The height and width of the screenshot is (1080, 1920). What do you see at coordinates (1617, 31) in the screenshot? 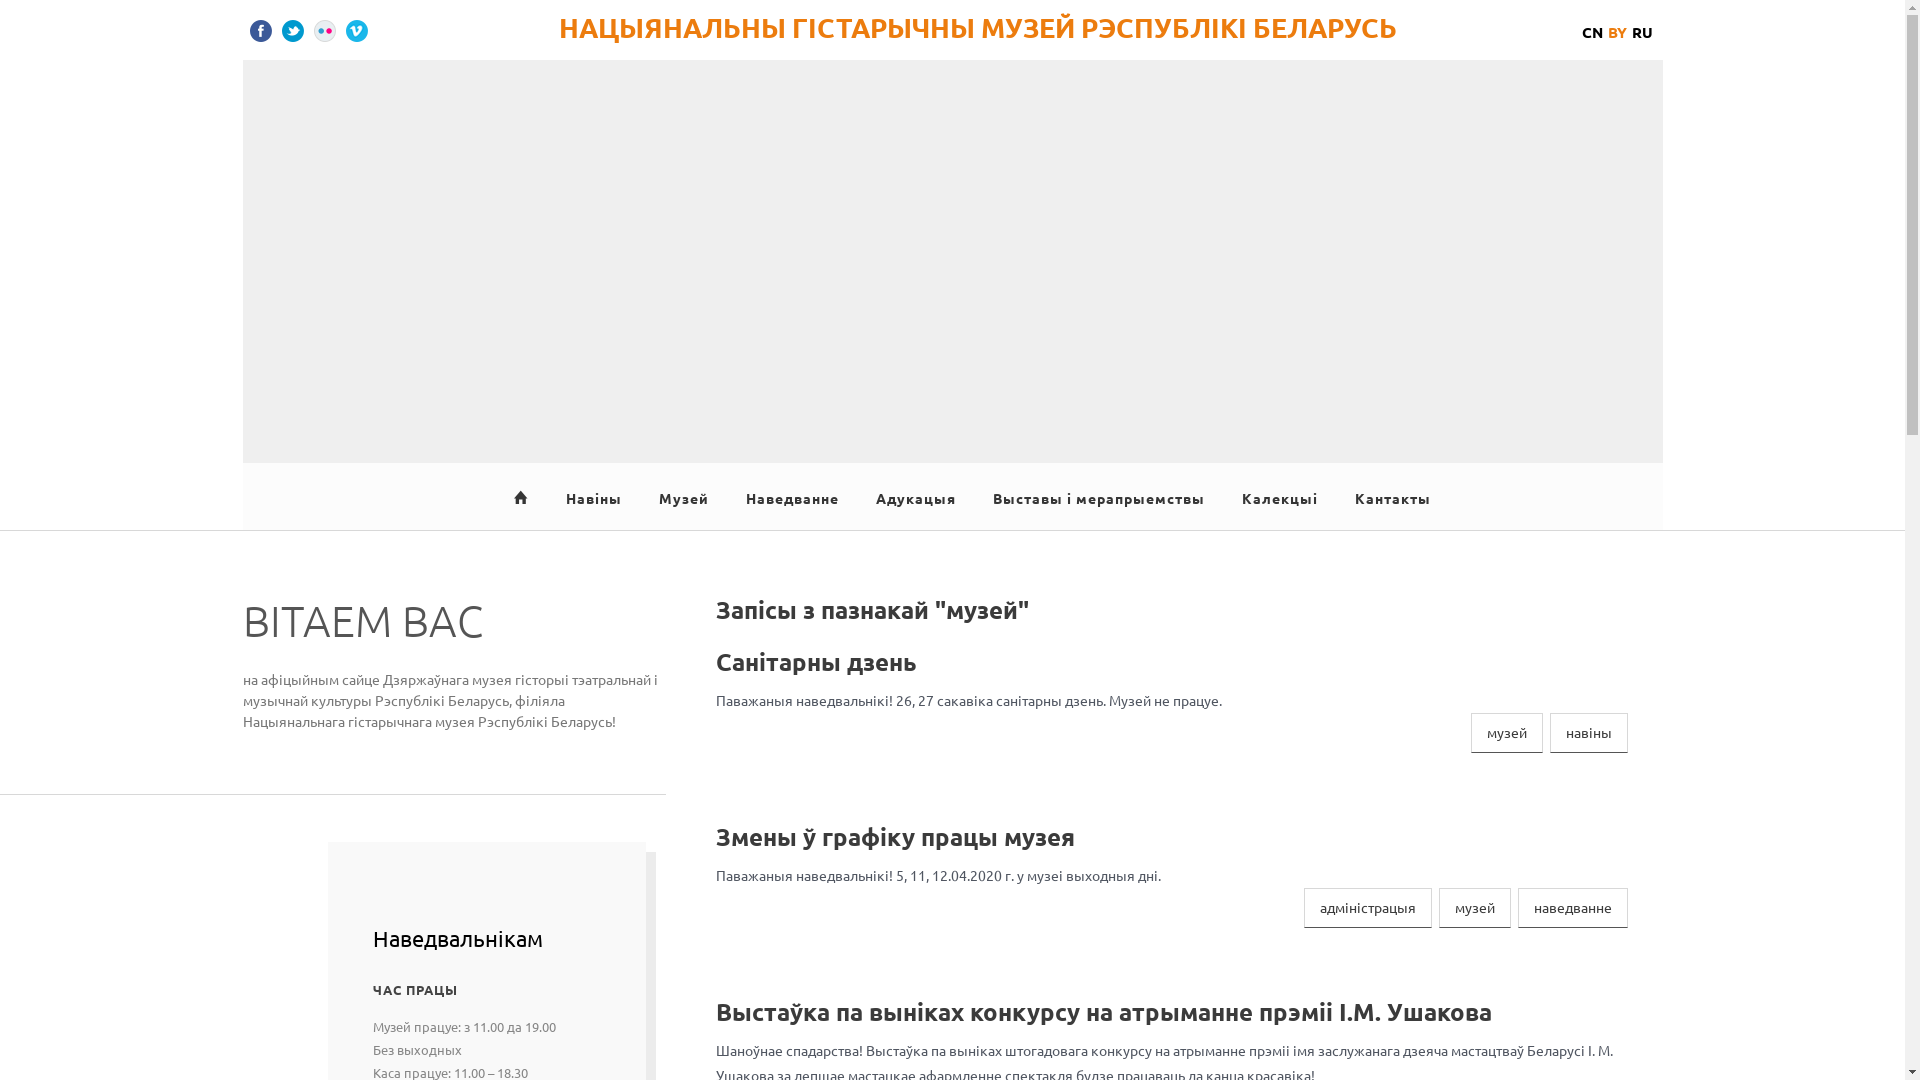
I see `'BY'` at bounding box center [1617, 31].